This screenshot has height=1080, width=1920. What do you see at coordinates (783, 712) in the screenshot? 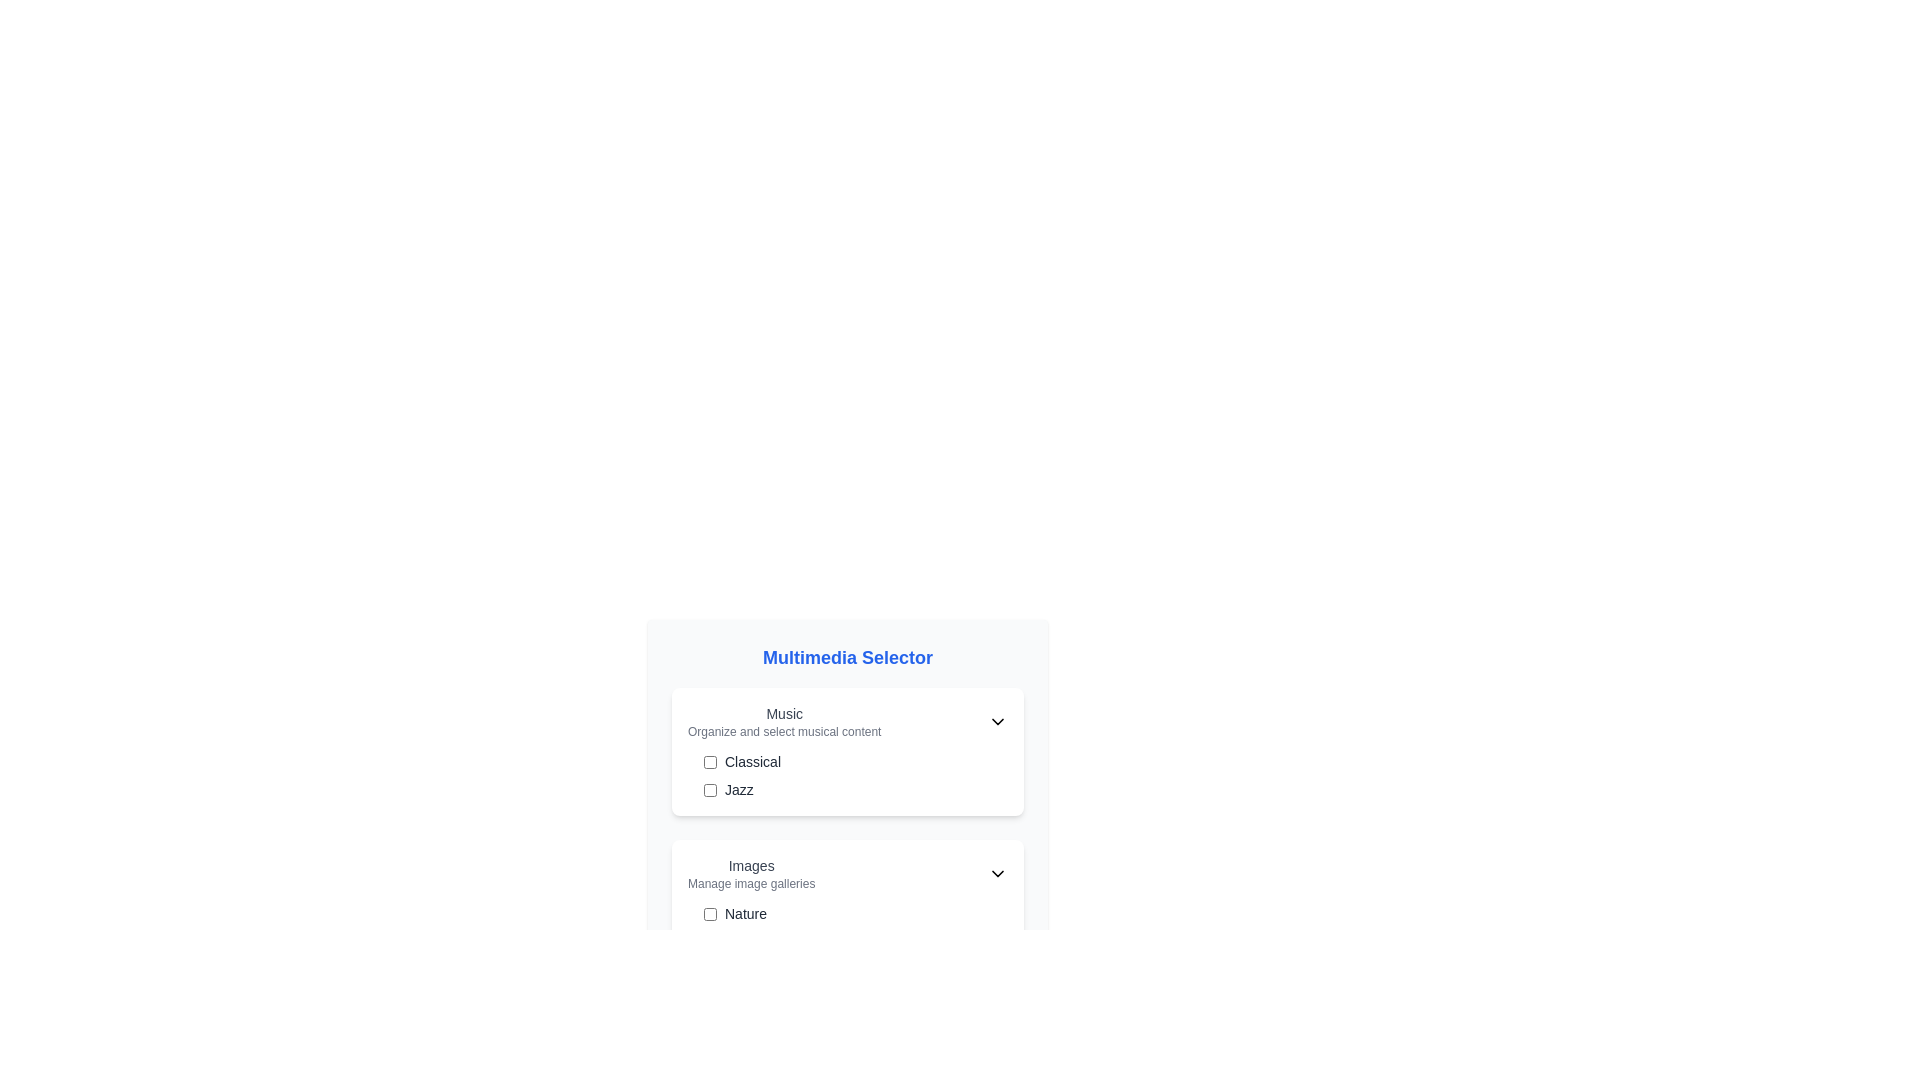
I see `the Text label that serves as a section header for music selection and organization, positioned at the top left of its subsection within the multimedia selector interface` at bounding box center [783, 712].